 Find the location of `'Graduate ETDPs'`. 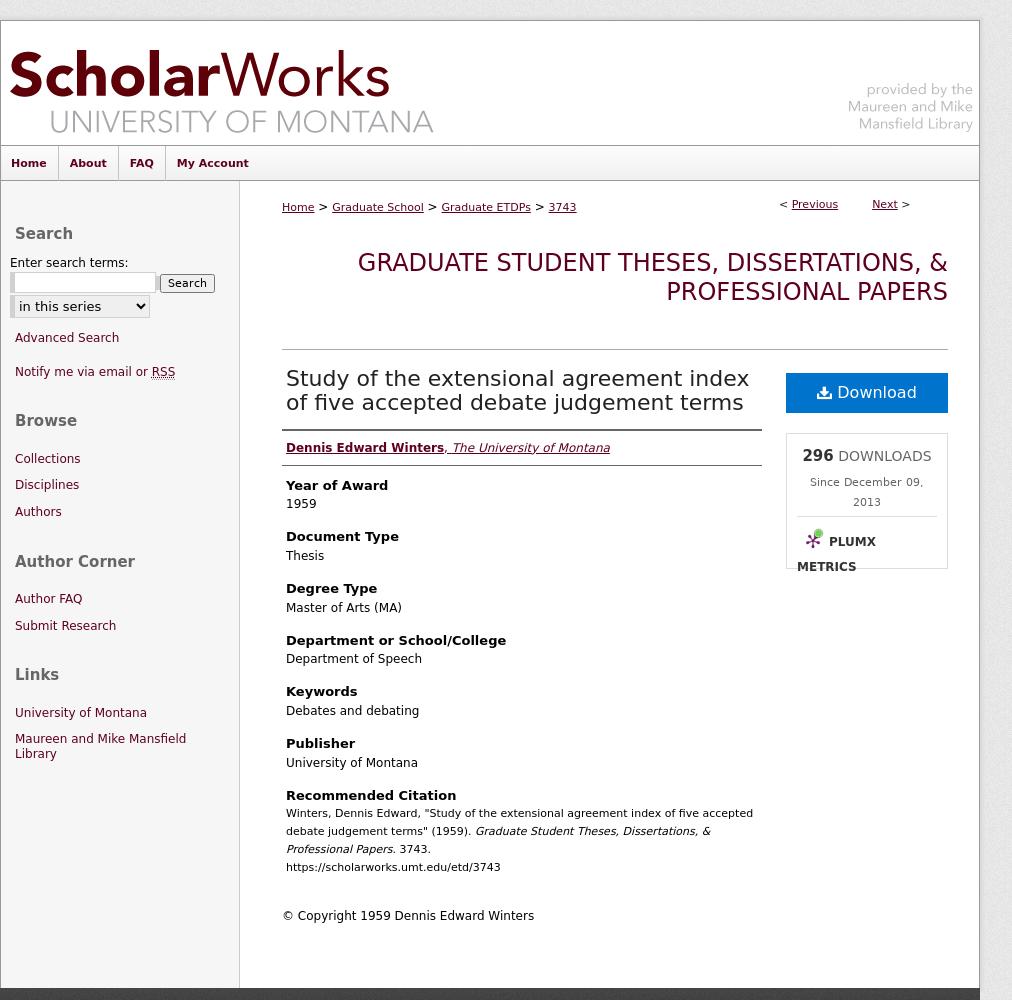

'Graduate ETDPs' is located at coordinates (485, 206).